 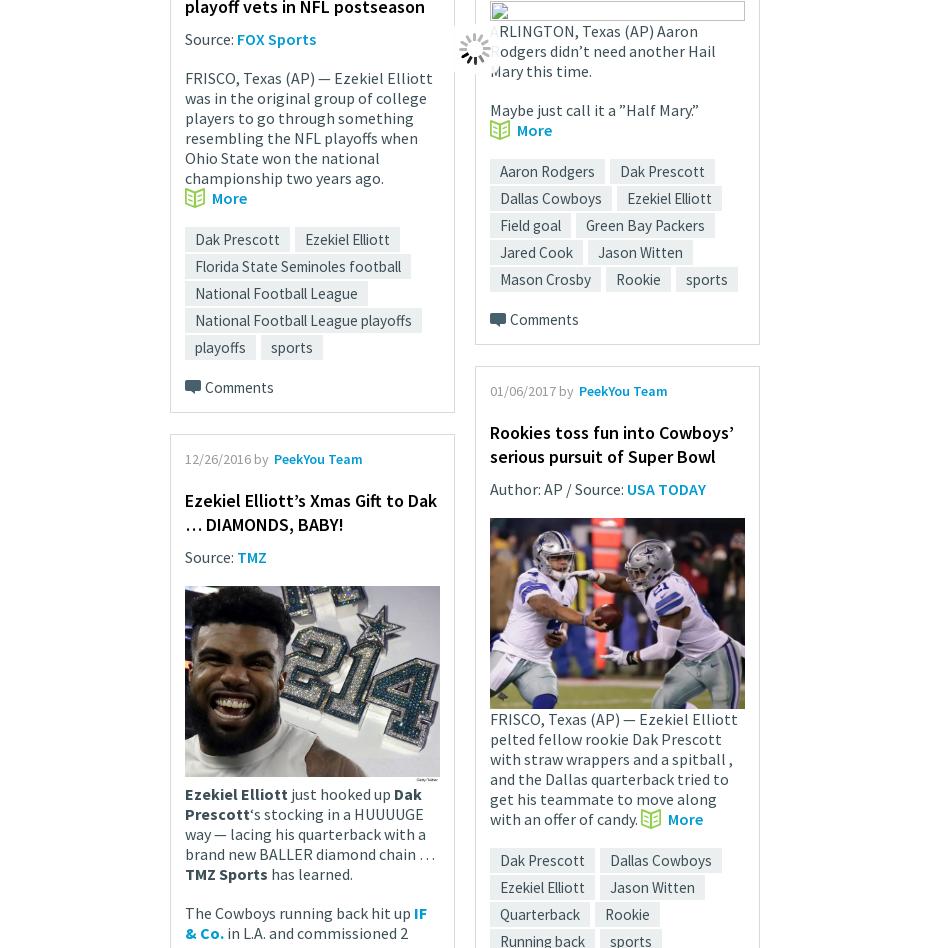 I want to click on '12/26/2016 by', so click(x=226, y=456).